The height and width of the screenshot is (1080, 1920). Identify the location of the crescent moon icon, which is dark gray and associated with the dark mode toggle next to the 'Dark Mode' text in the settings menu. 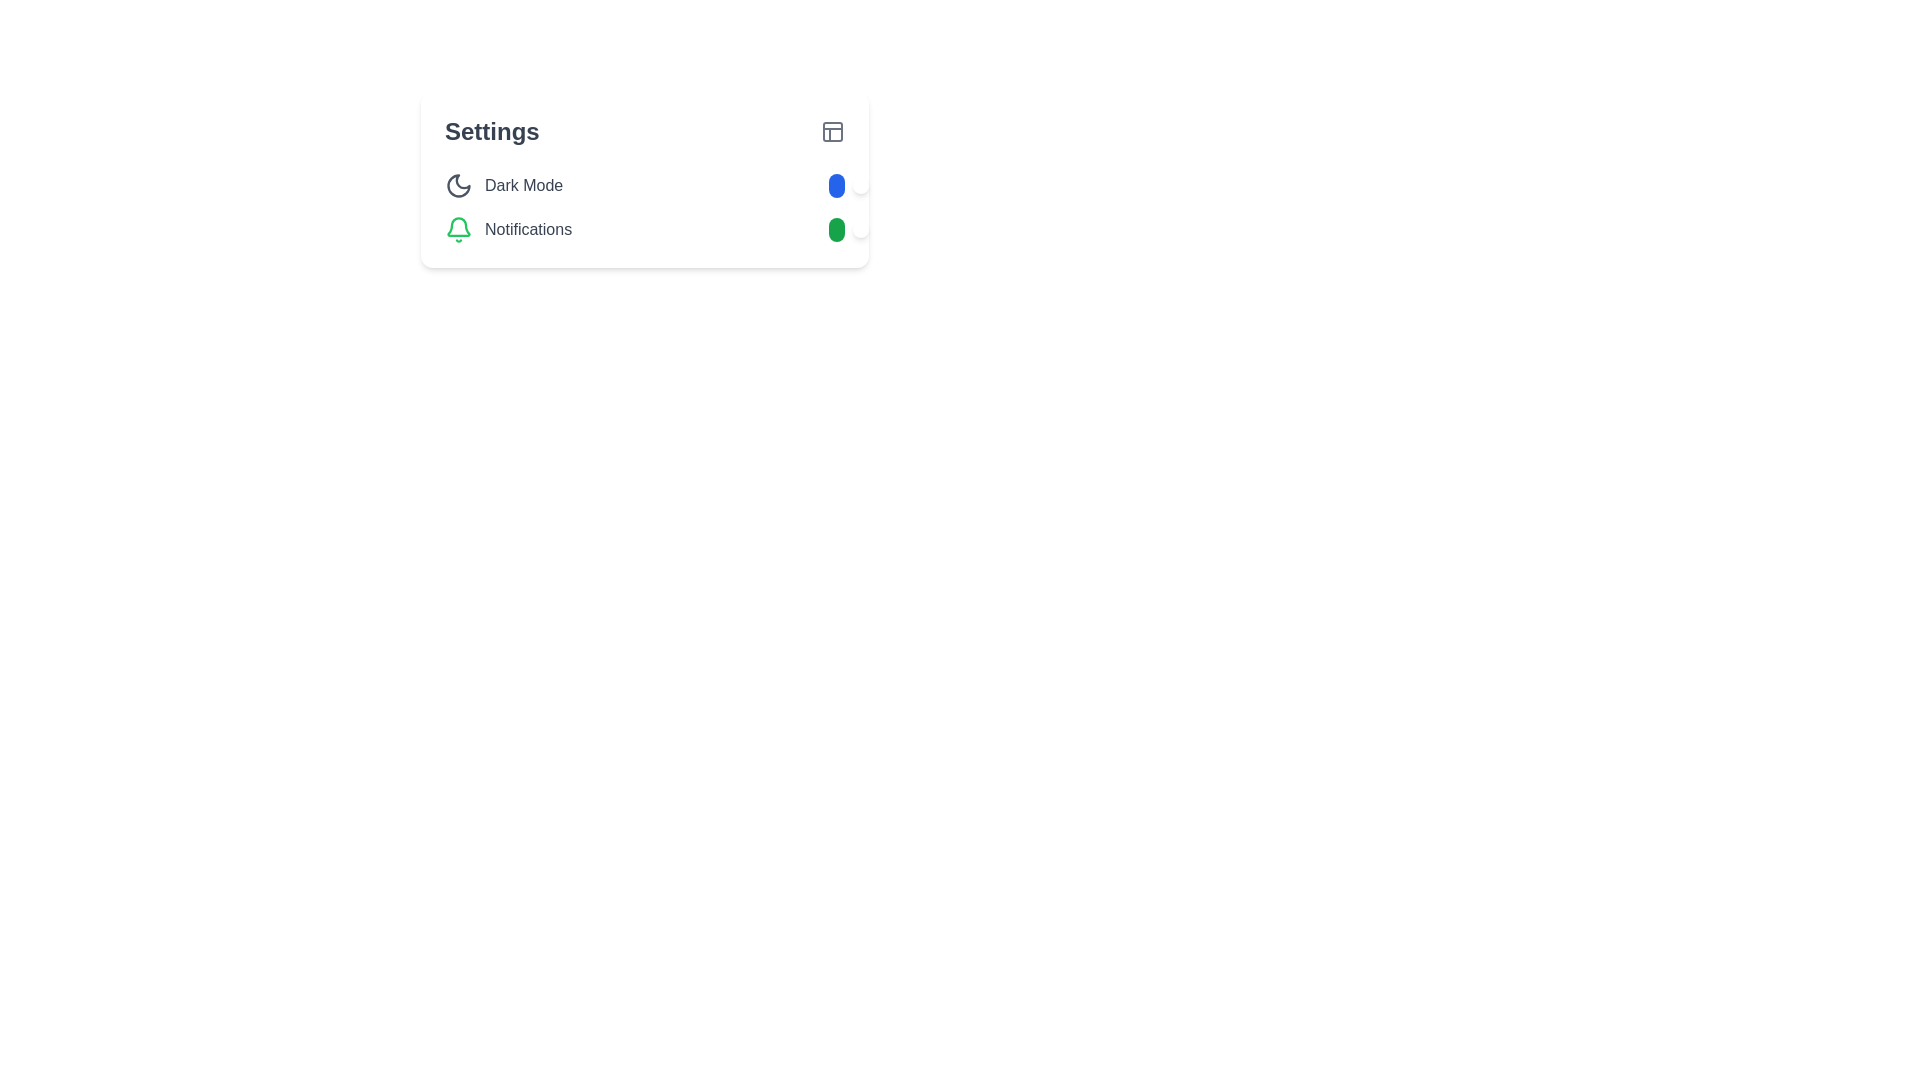
(458, 185).